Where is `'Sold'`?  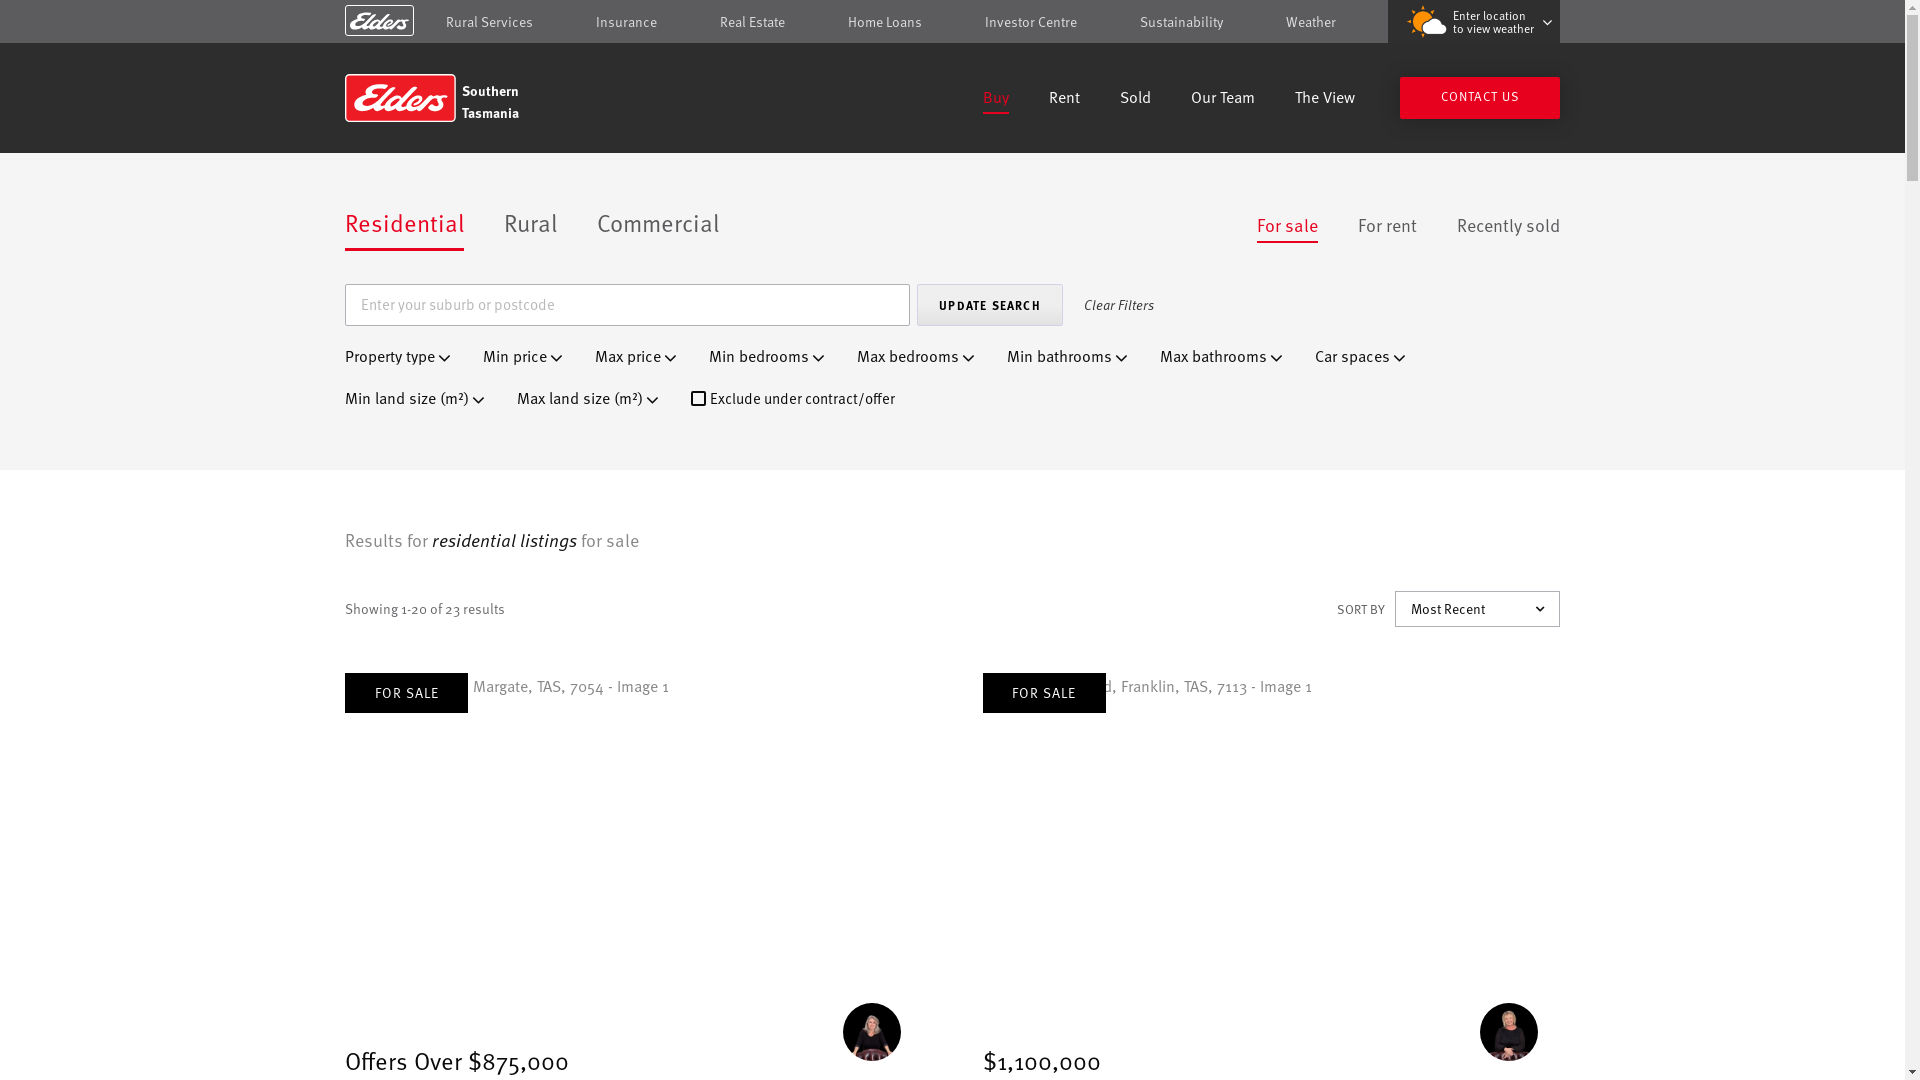
'Sold' is located at coordinates (1118, 99).